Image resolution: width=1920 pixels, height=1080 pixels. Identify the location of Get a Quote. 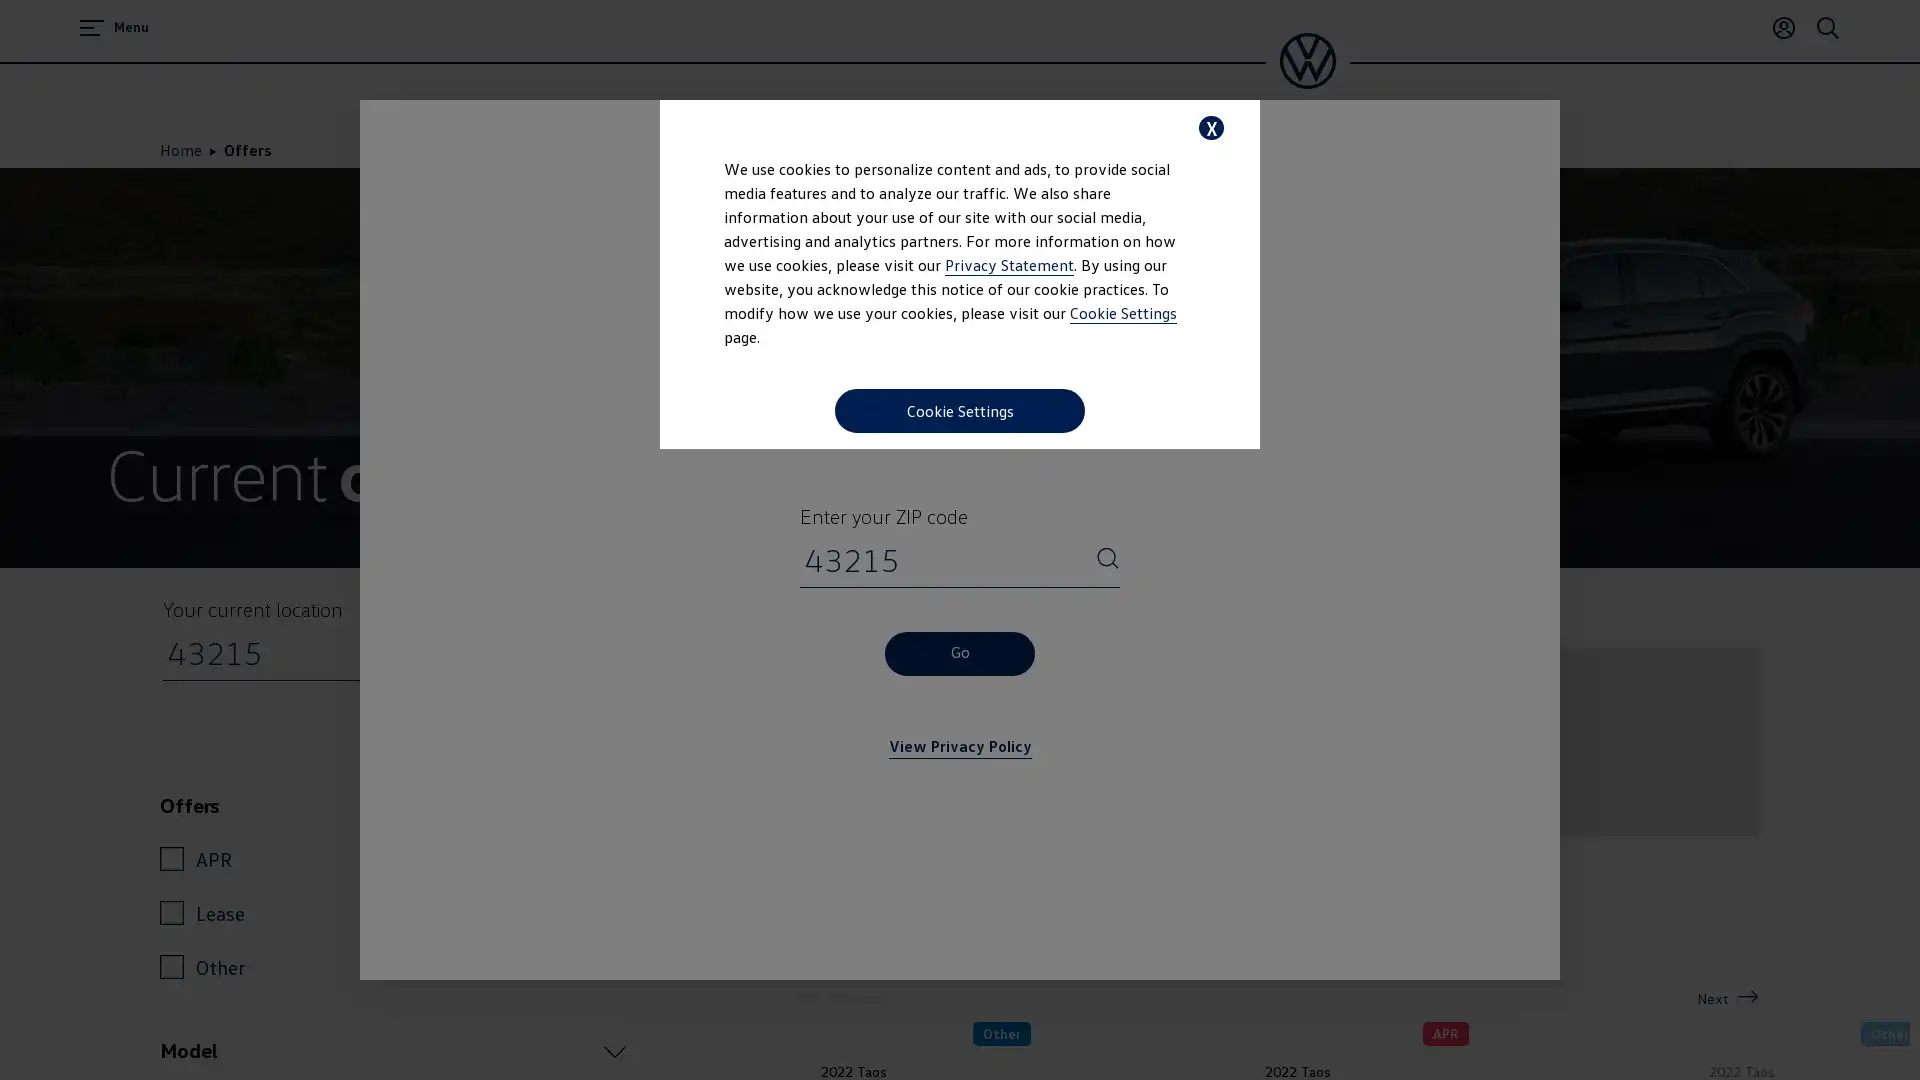
(1180, 929).